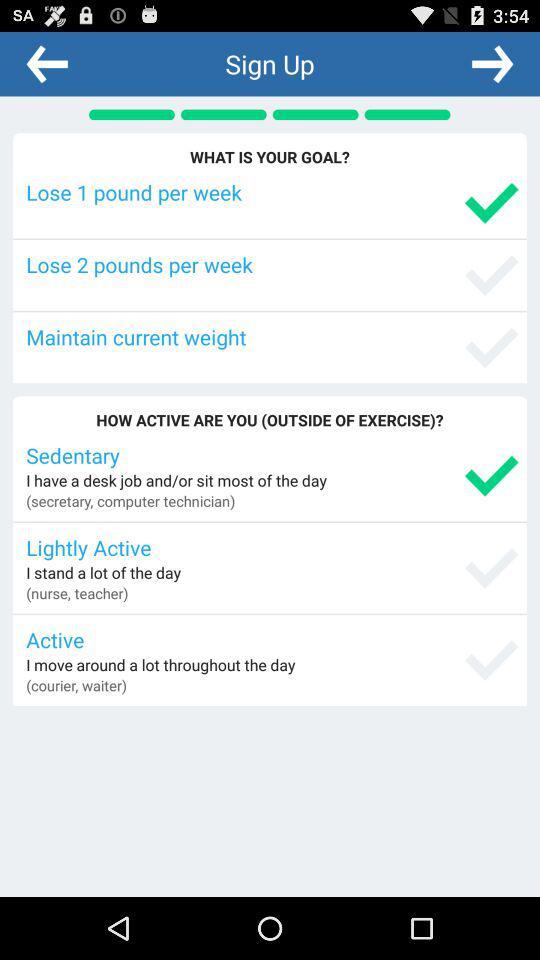 The height and width of the screenshot is (960, 540). I want to click on the icon below the i stand a, so click(76, 593).